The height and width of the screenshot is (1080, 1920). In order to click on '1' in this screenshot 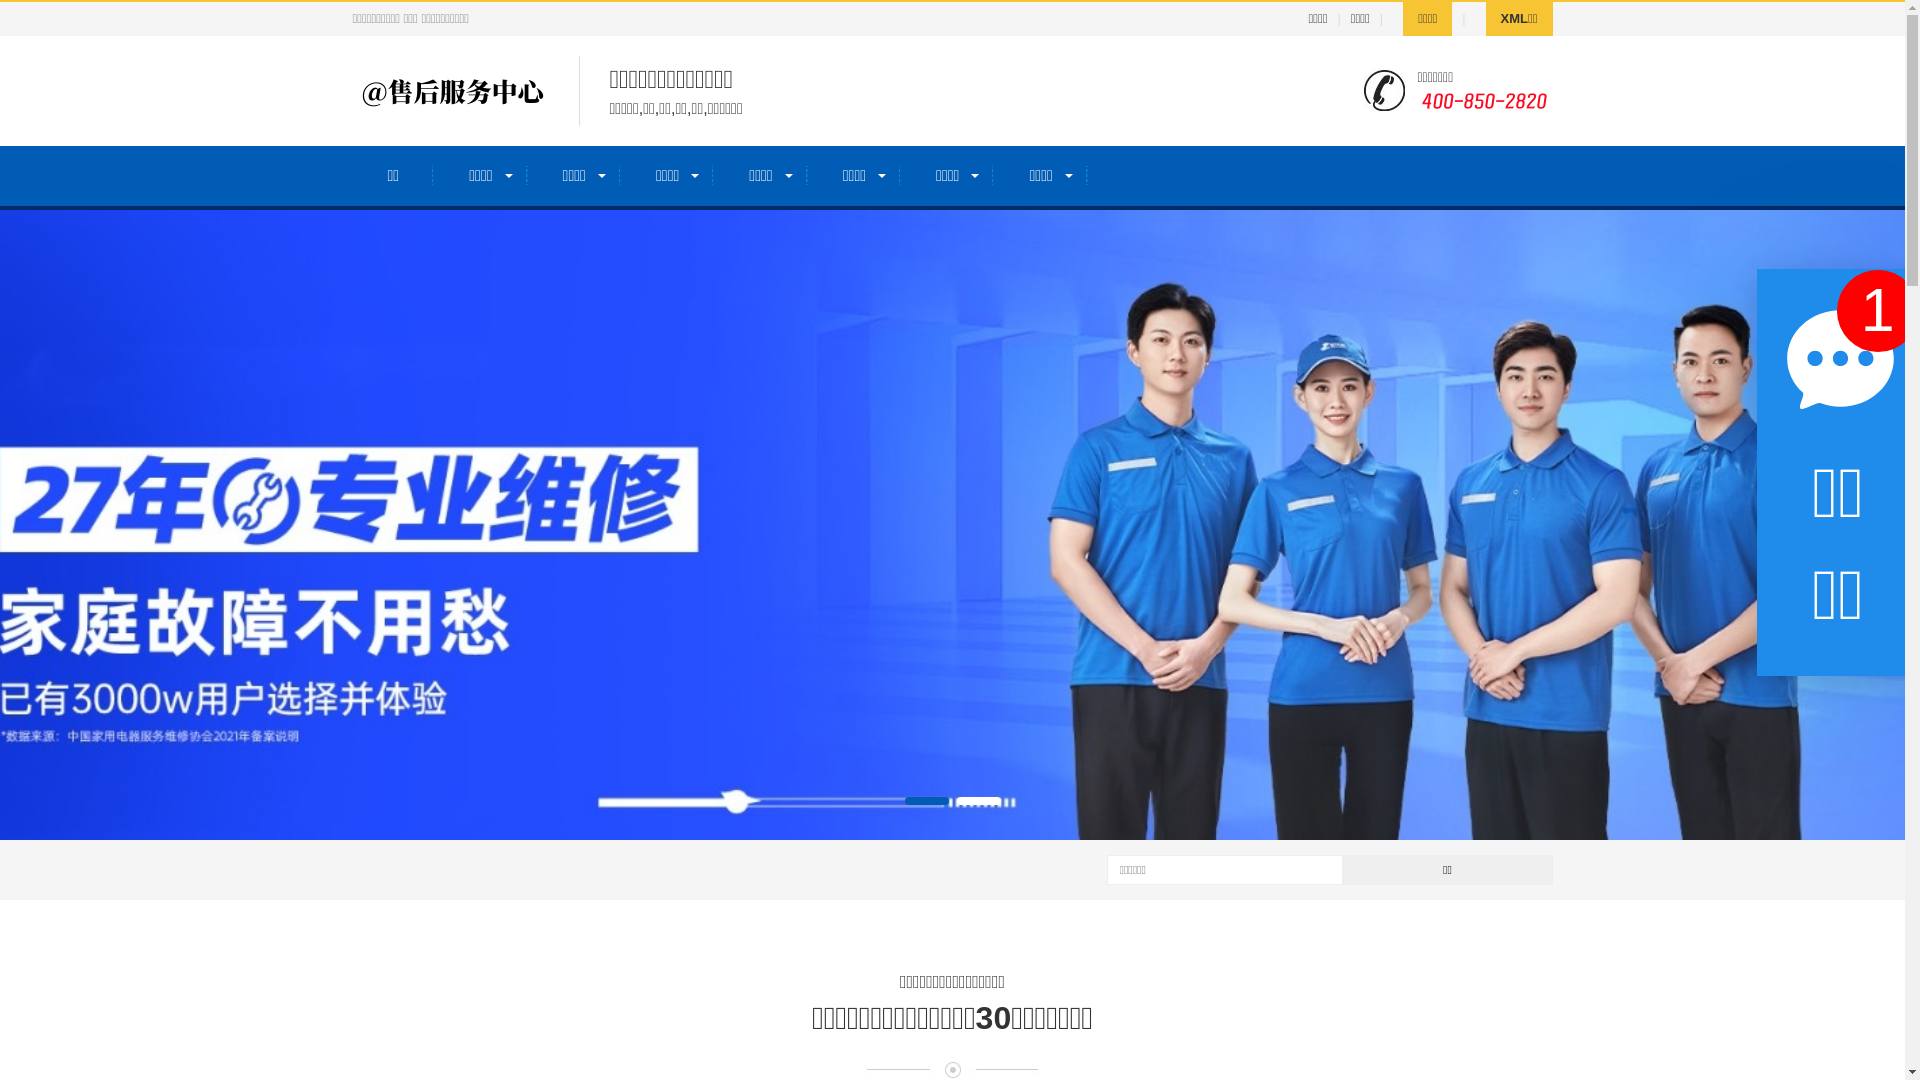, I will do `click(1837, 311)`.